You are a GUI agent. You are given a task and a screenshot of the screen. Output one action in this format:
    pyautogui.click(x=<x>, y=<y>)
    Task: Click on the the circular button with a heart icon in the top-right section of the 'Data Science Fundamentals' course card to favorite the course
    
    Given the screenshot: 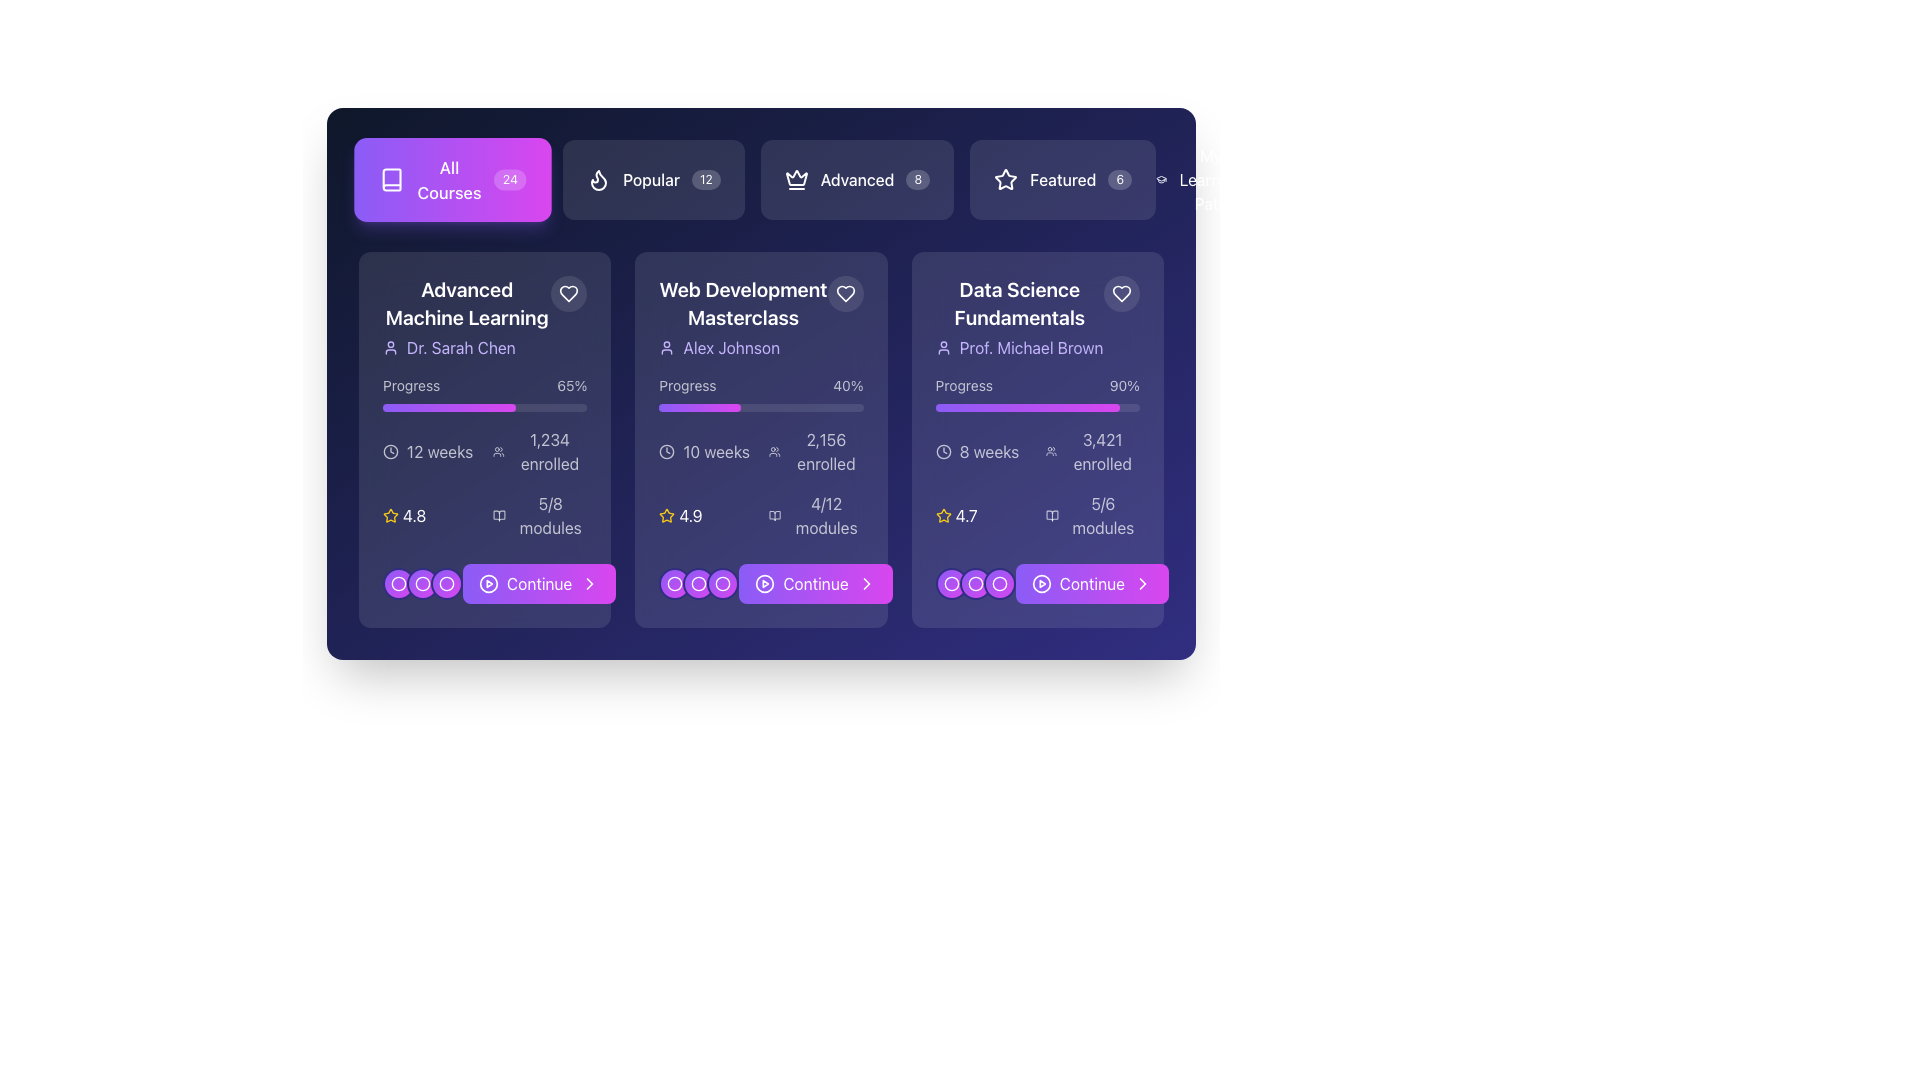 What is the action you would take?
    pyautogui.click(x=1122, y=293)
    